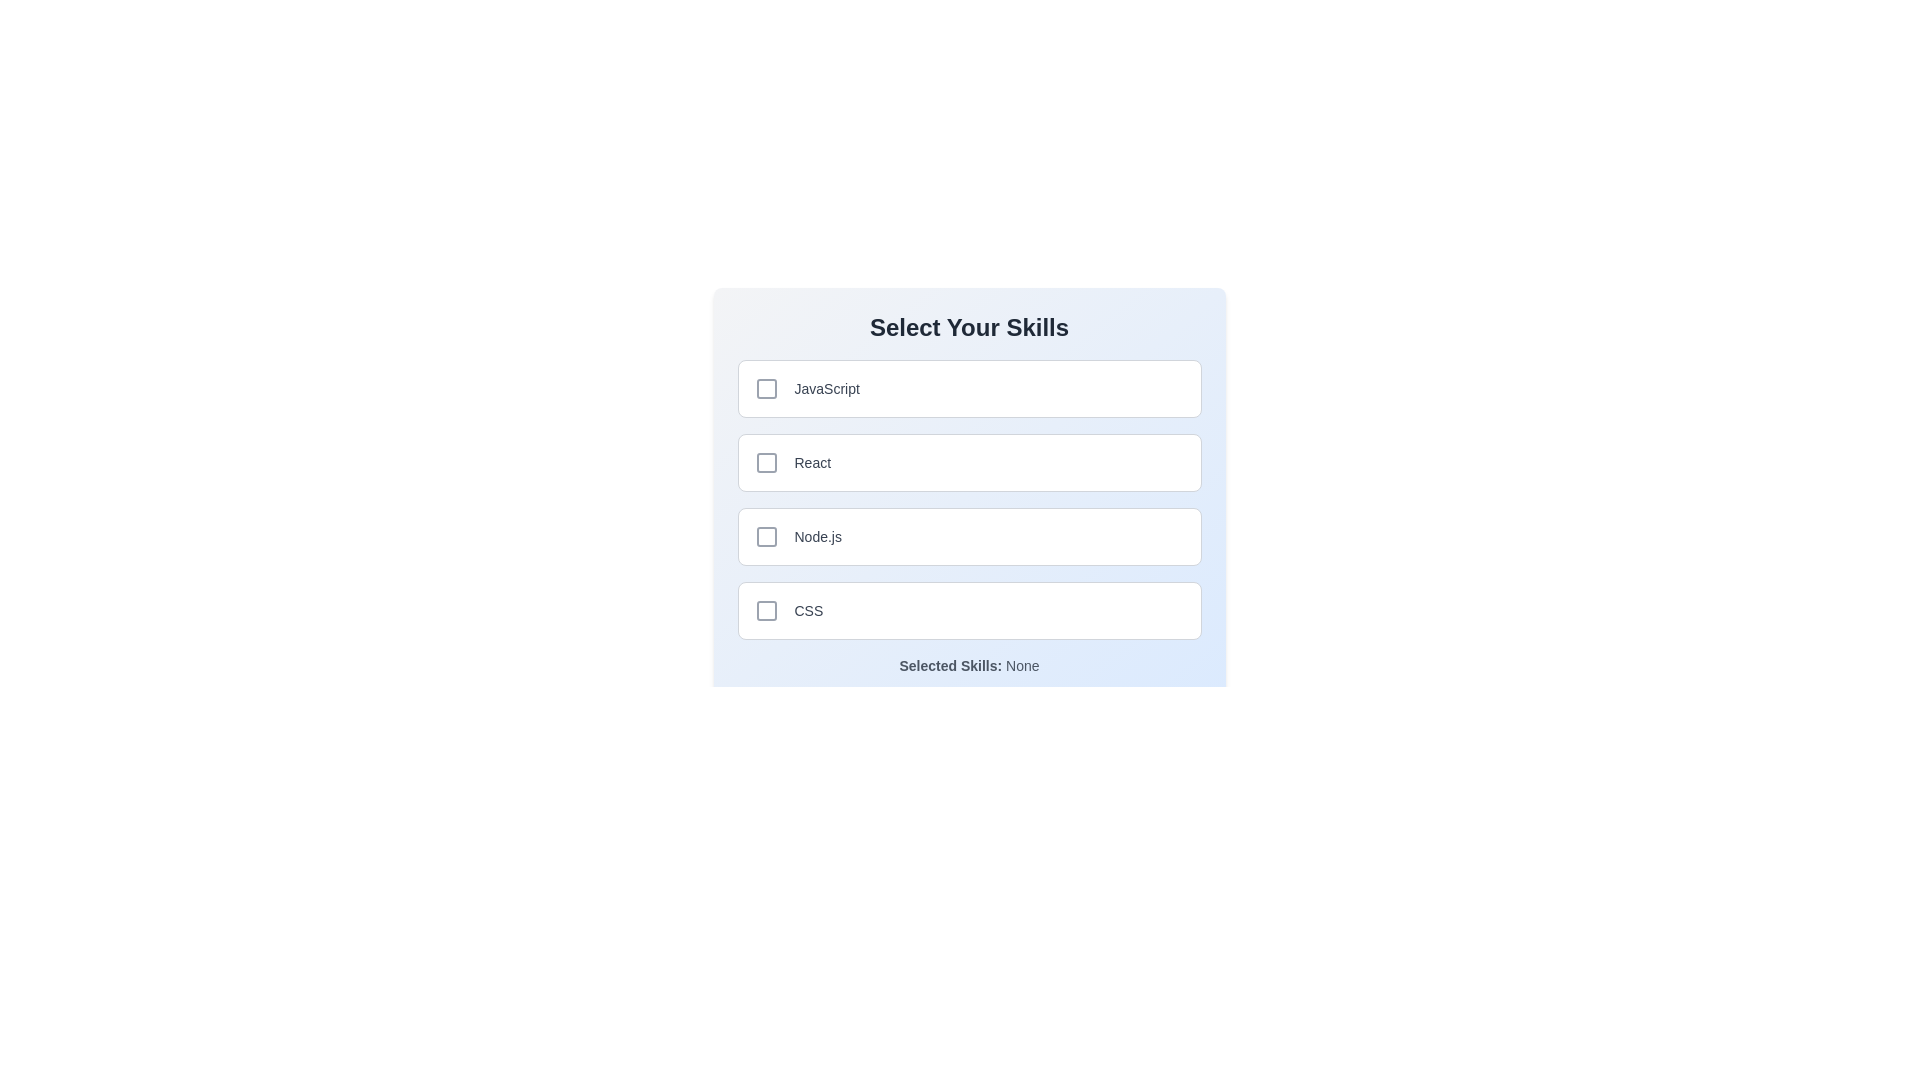  Describe the element at coordinates (765, 389) in the screenshot. I see `the surrounding checkbox of the 'JavaScript' skill` at that location.